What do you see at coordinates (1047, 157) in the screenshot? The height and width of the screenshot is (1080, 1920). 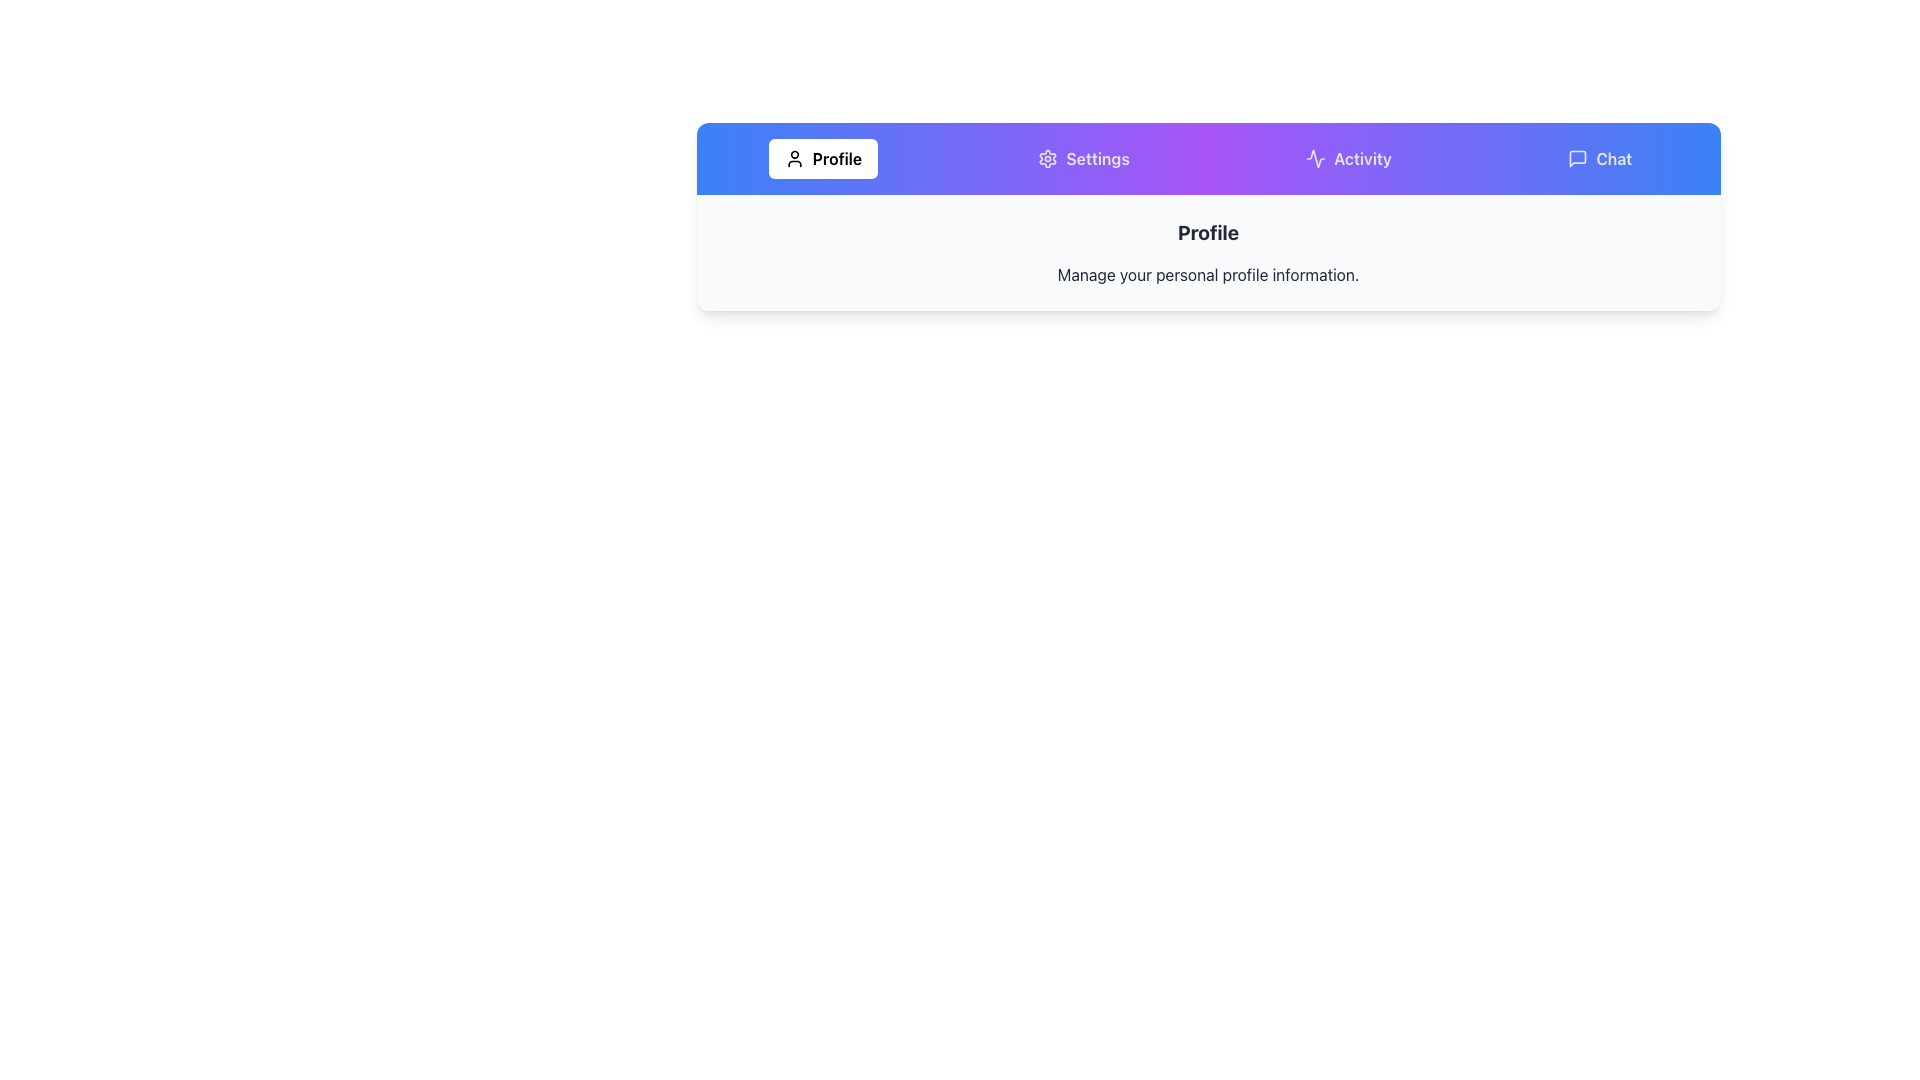 I see `the gear icon in the navigation bar, which symbolizes settings or configuration, colored in purple and located second from the left` at bounding box center [1047, 157].